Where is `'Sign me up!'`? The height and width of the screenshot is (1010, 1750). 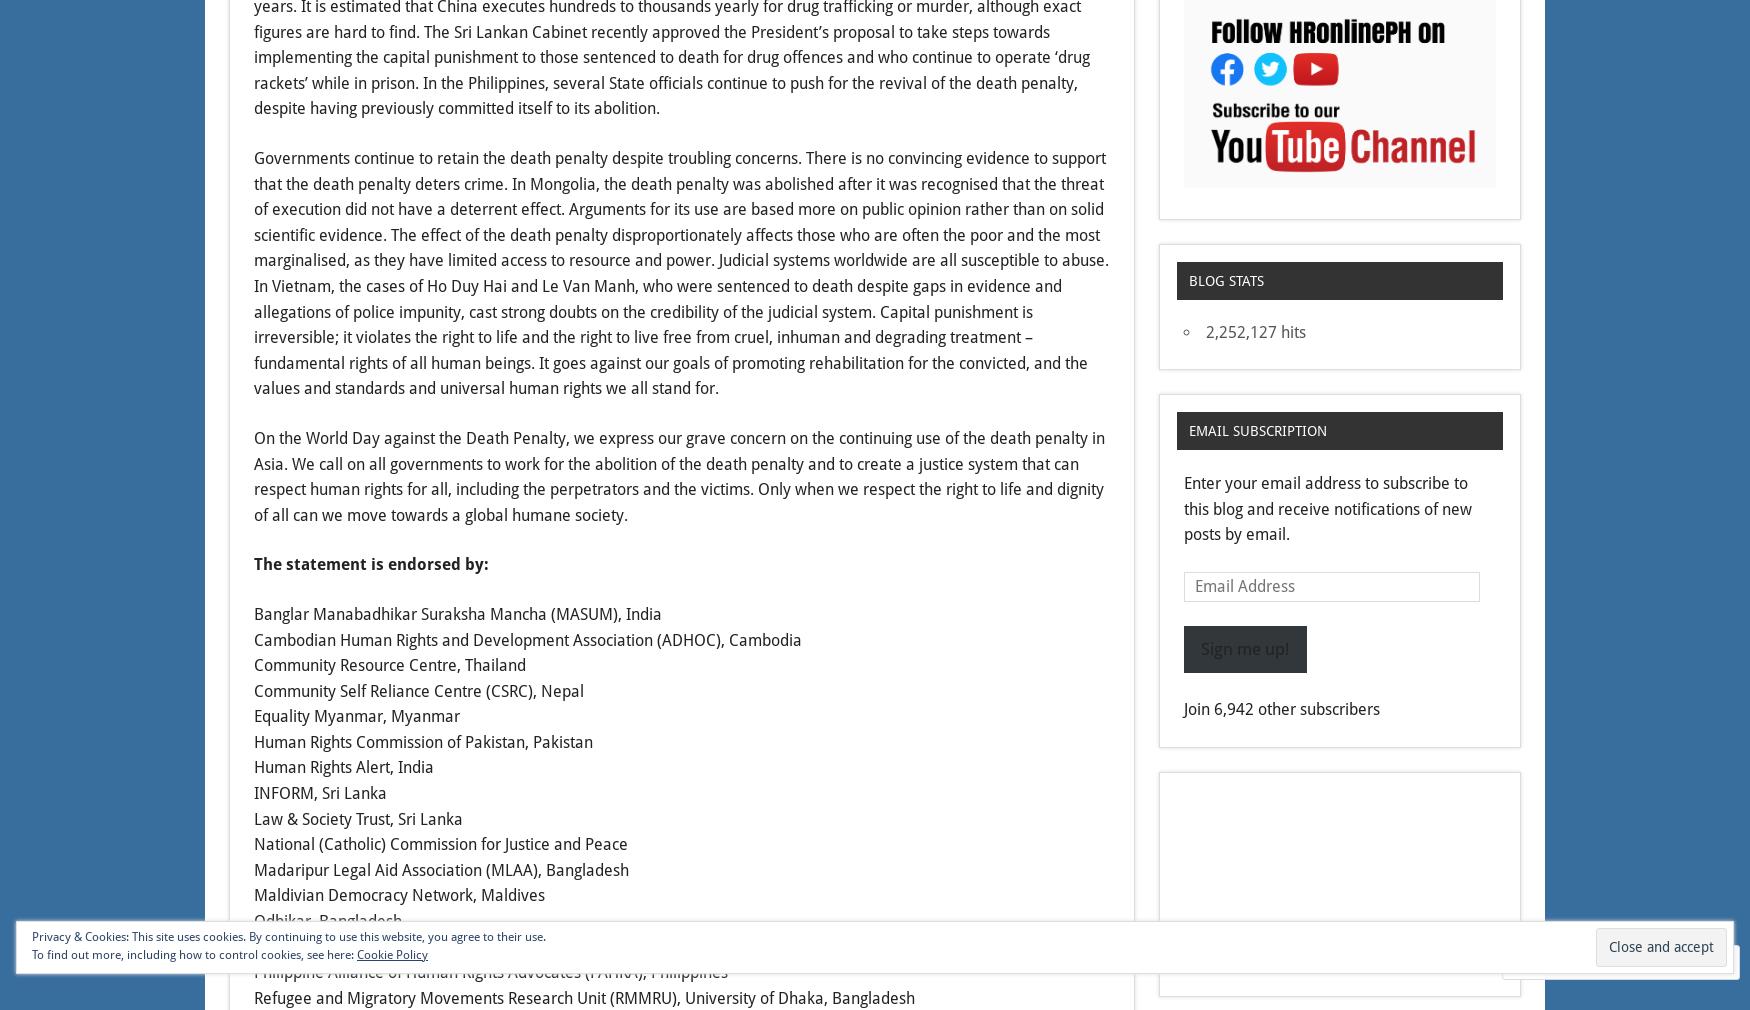
'Sign me up!' is located at coordinates (1201, 647).